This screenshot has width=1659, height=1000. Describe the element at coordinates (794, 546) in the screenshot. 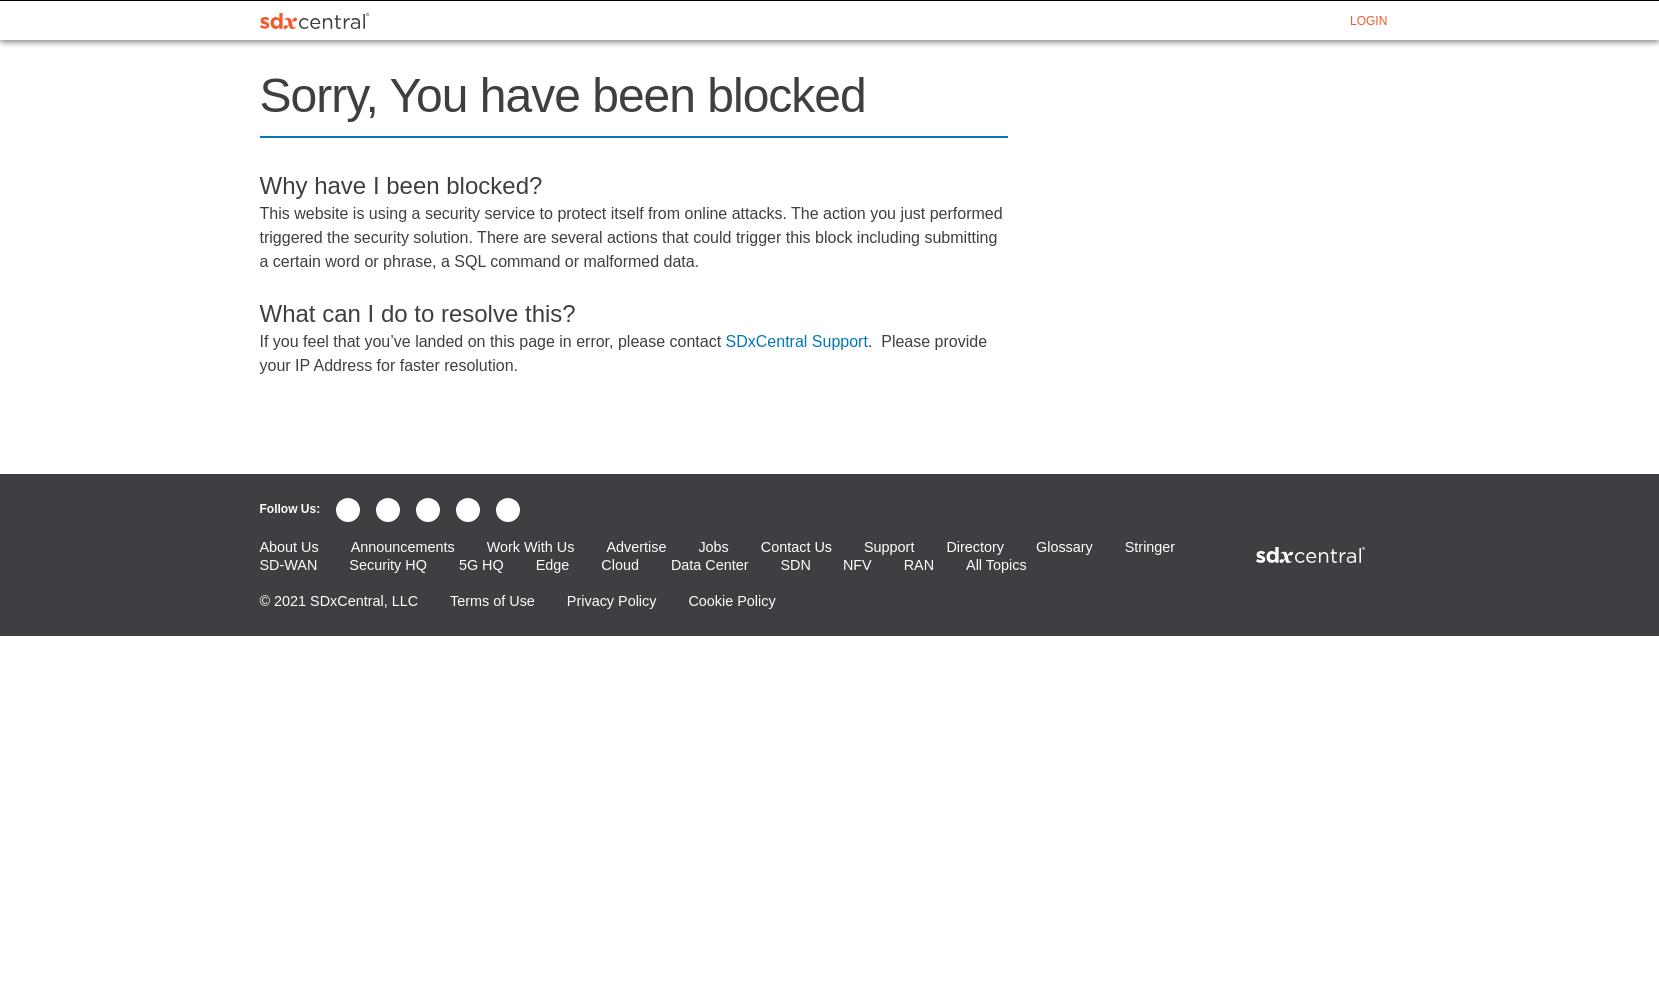

I see `'Contact Us'` at that location.